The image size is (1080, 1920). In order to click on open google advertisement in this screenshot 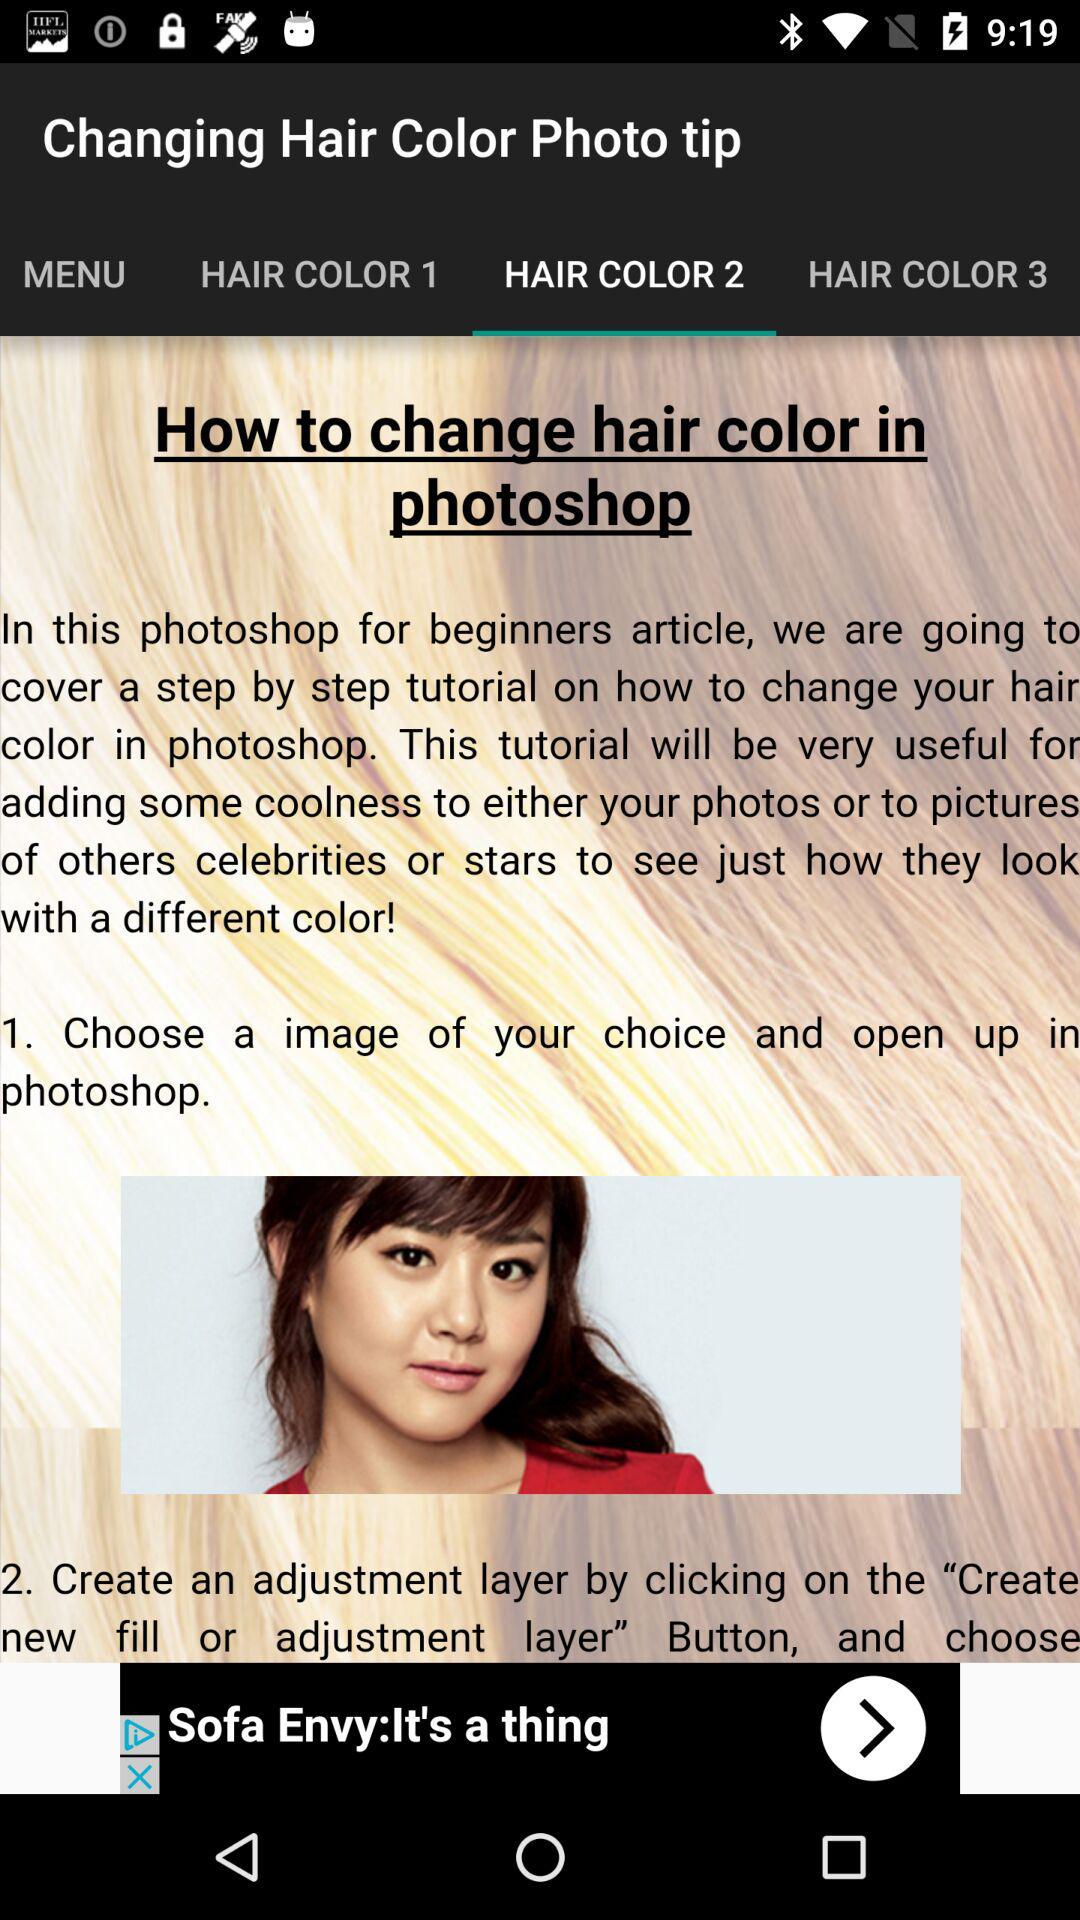, I will do `click(540, 1727)`.